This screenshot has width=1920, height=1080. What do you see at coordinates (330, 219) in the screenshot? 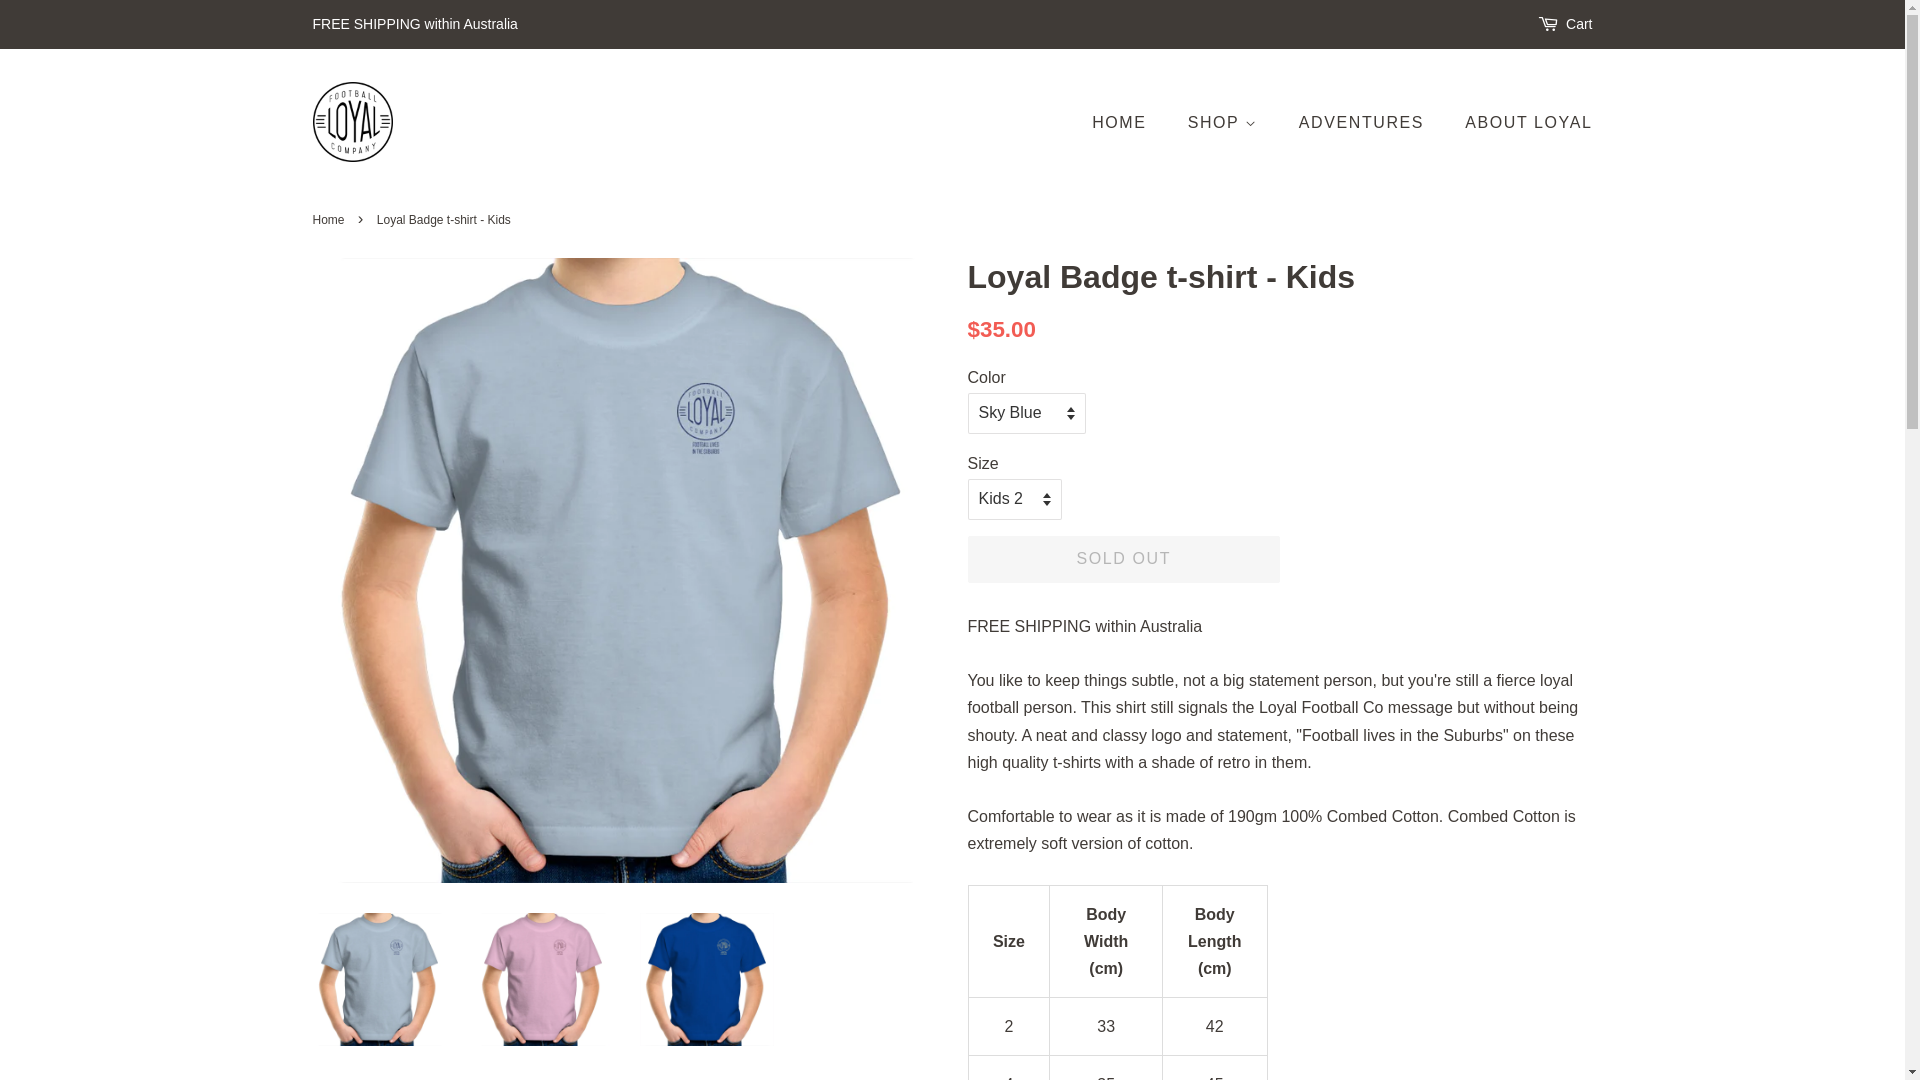
I see `'Home'` at bounding box center [330, 219].